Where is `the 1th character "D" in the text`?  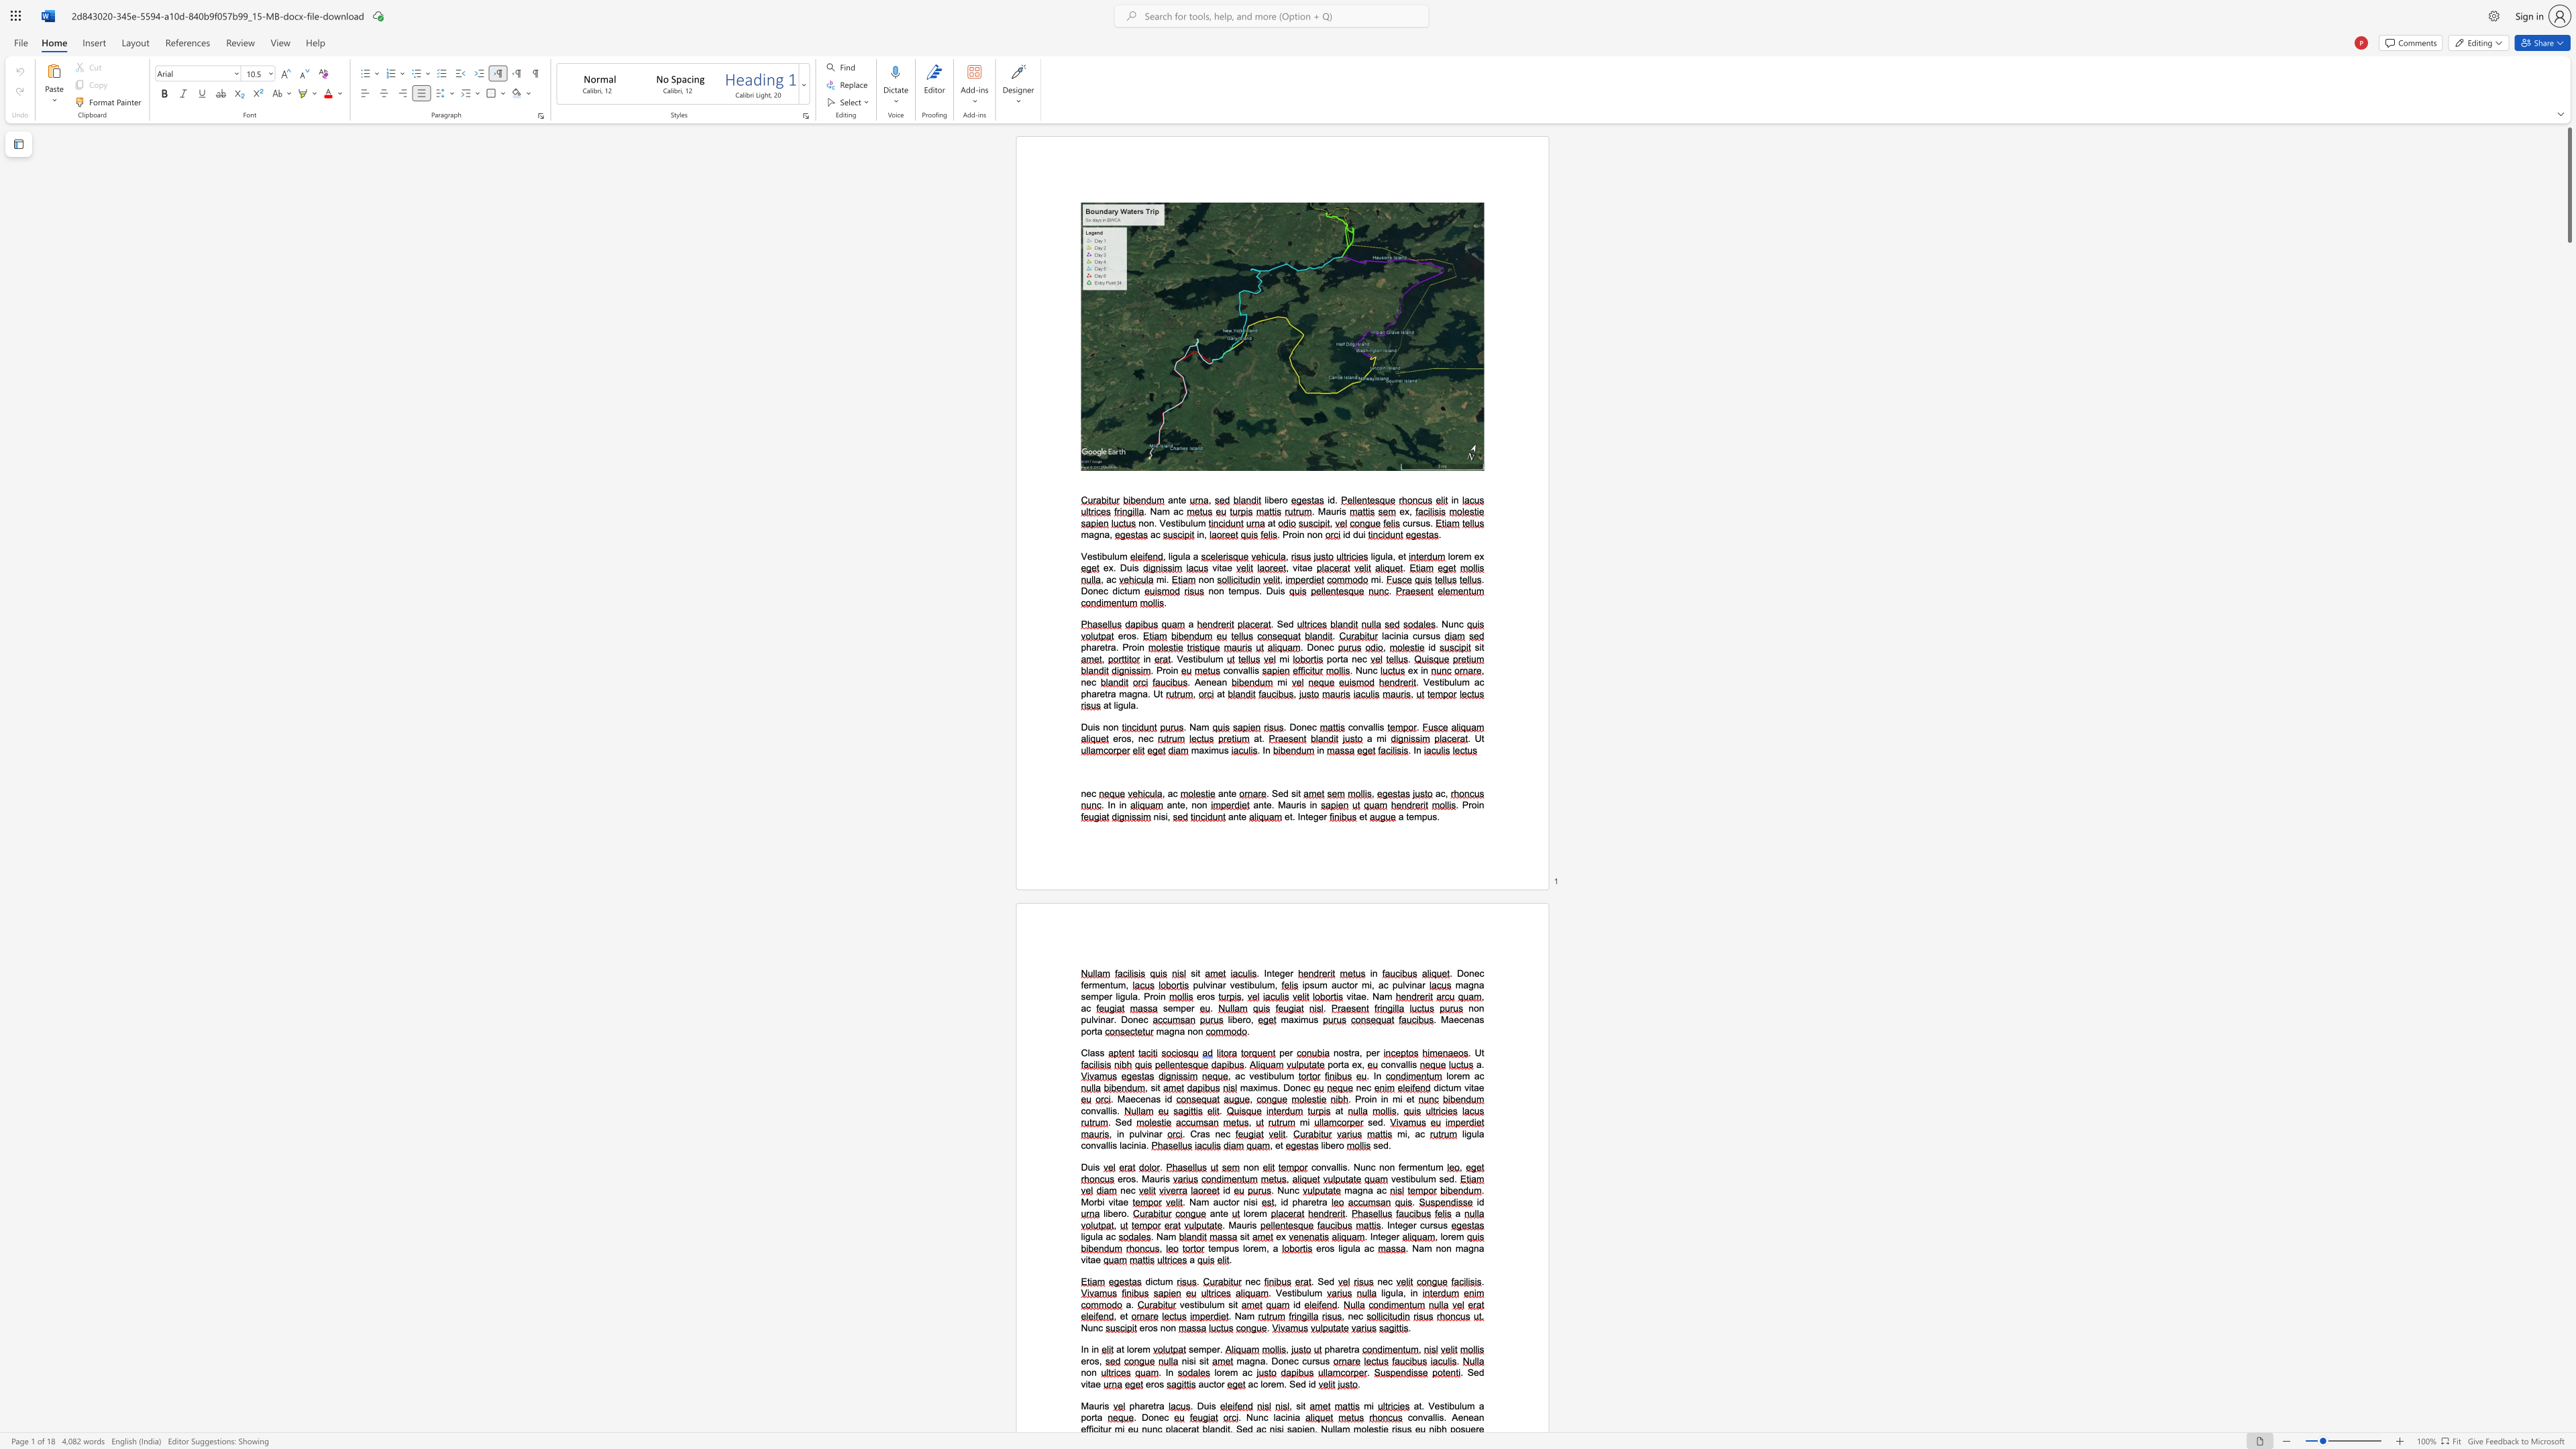 the 1th character "D" in the text is located at coordinates (1273, 1360).